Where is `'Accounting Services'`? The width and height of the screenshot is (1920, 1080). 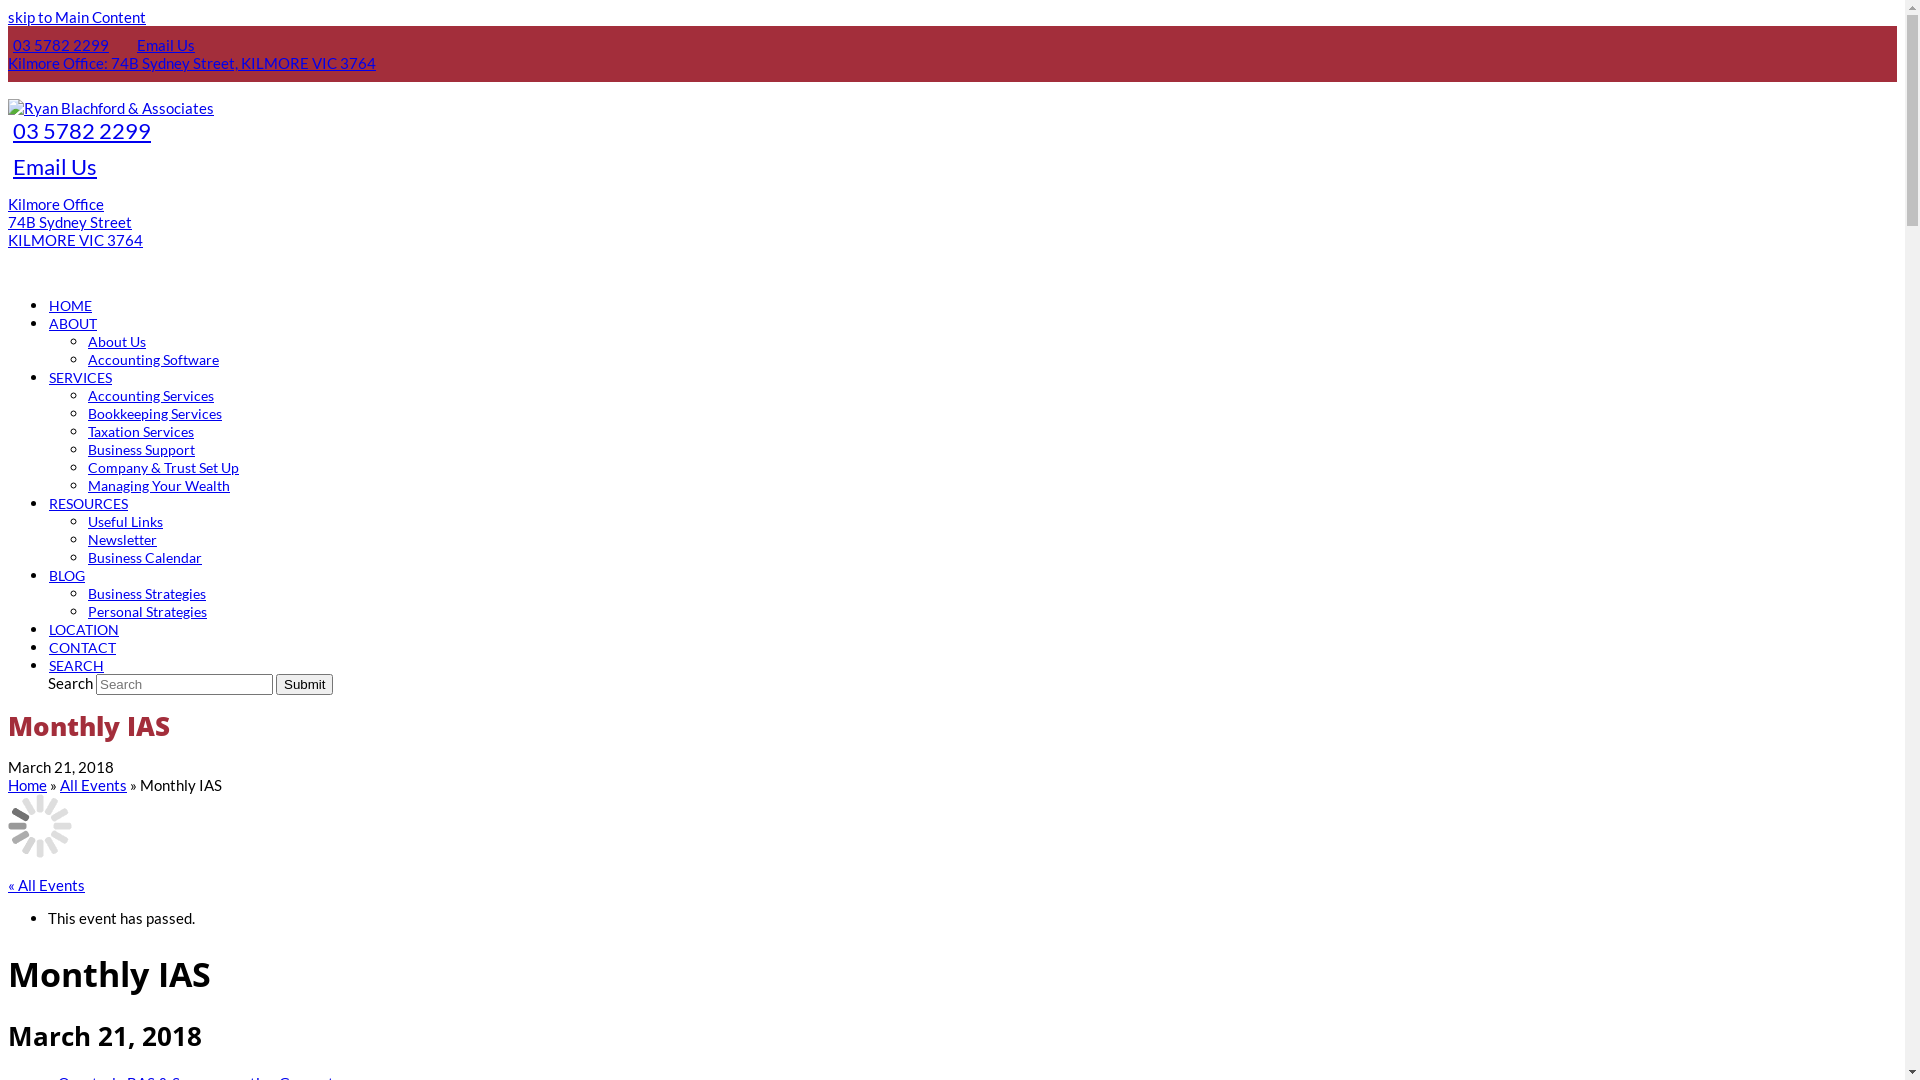
'Accounting Services' is located at coordinates (149, 394).